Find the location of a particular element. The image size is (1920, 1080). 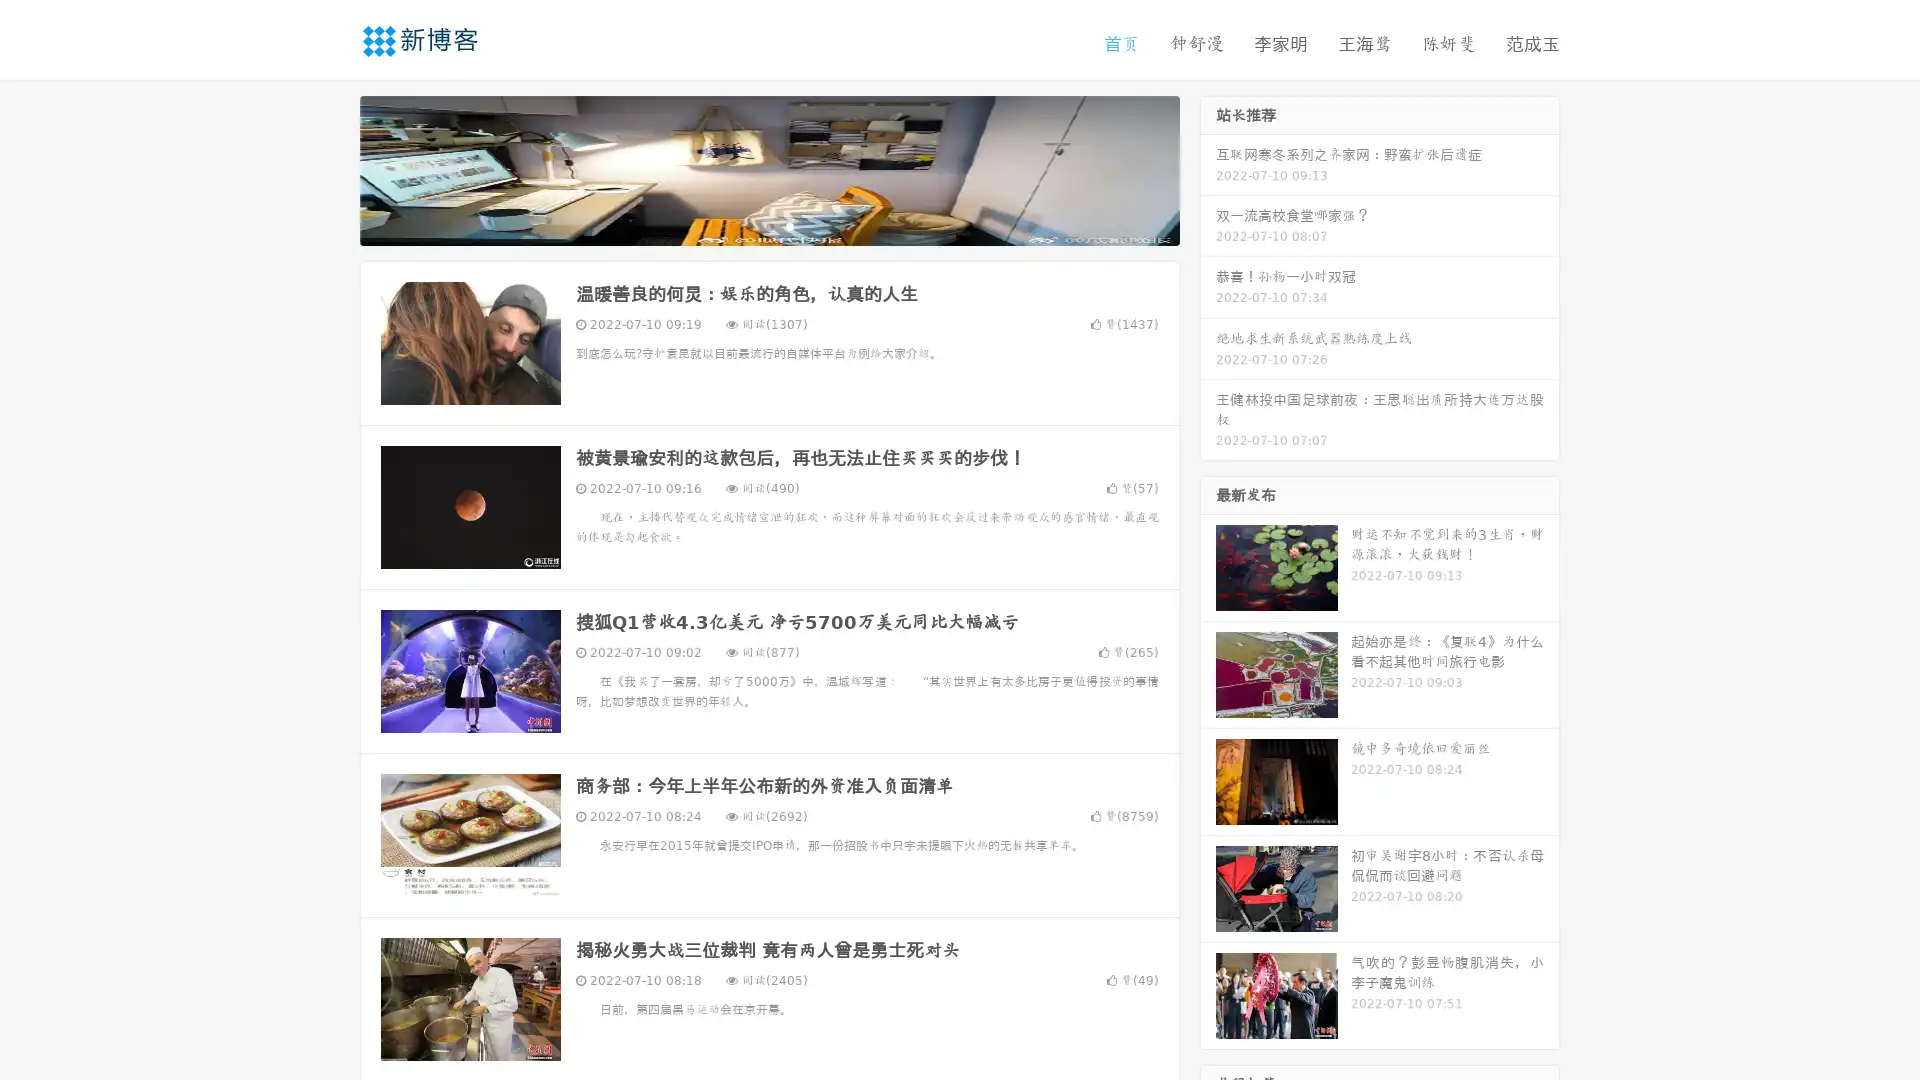

Previous slide is located at coordinates (330, 168).